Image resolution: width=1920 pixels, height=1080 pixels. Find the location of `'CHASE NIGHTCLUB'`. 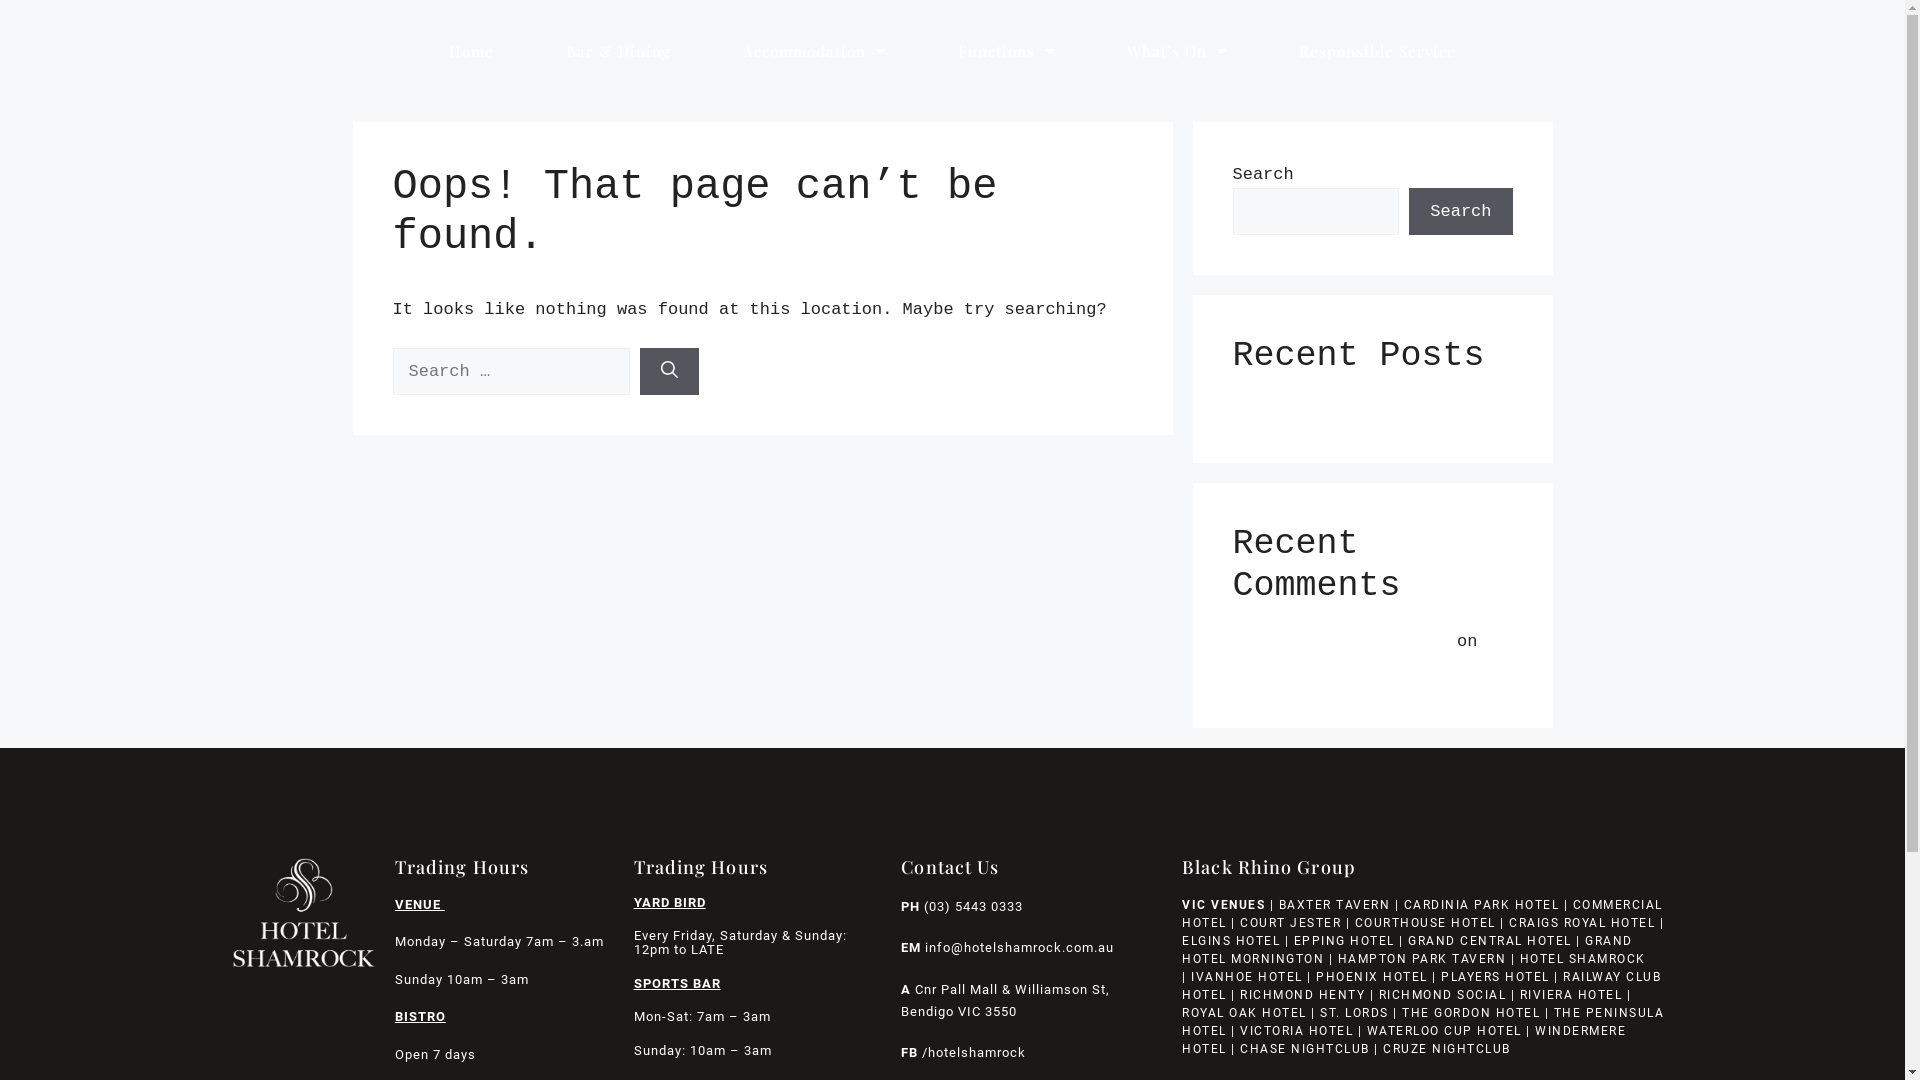

'CHASE NIGHTCLUB' is located at coordinates (1305, 1048).